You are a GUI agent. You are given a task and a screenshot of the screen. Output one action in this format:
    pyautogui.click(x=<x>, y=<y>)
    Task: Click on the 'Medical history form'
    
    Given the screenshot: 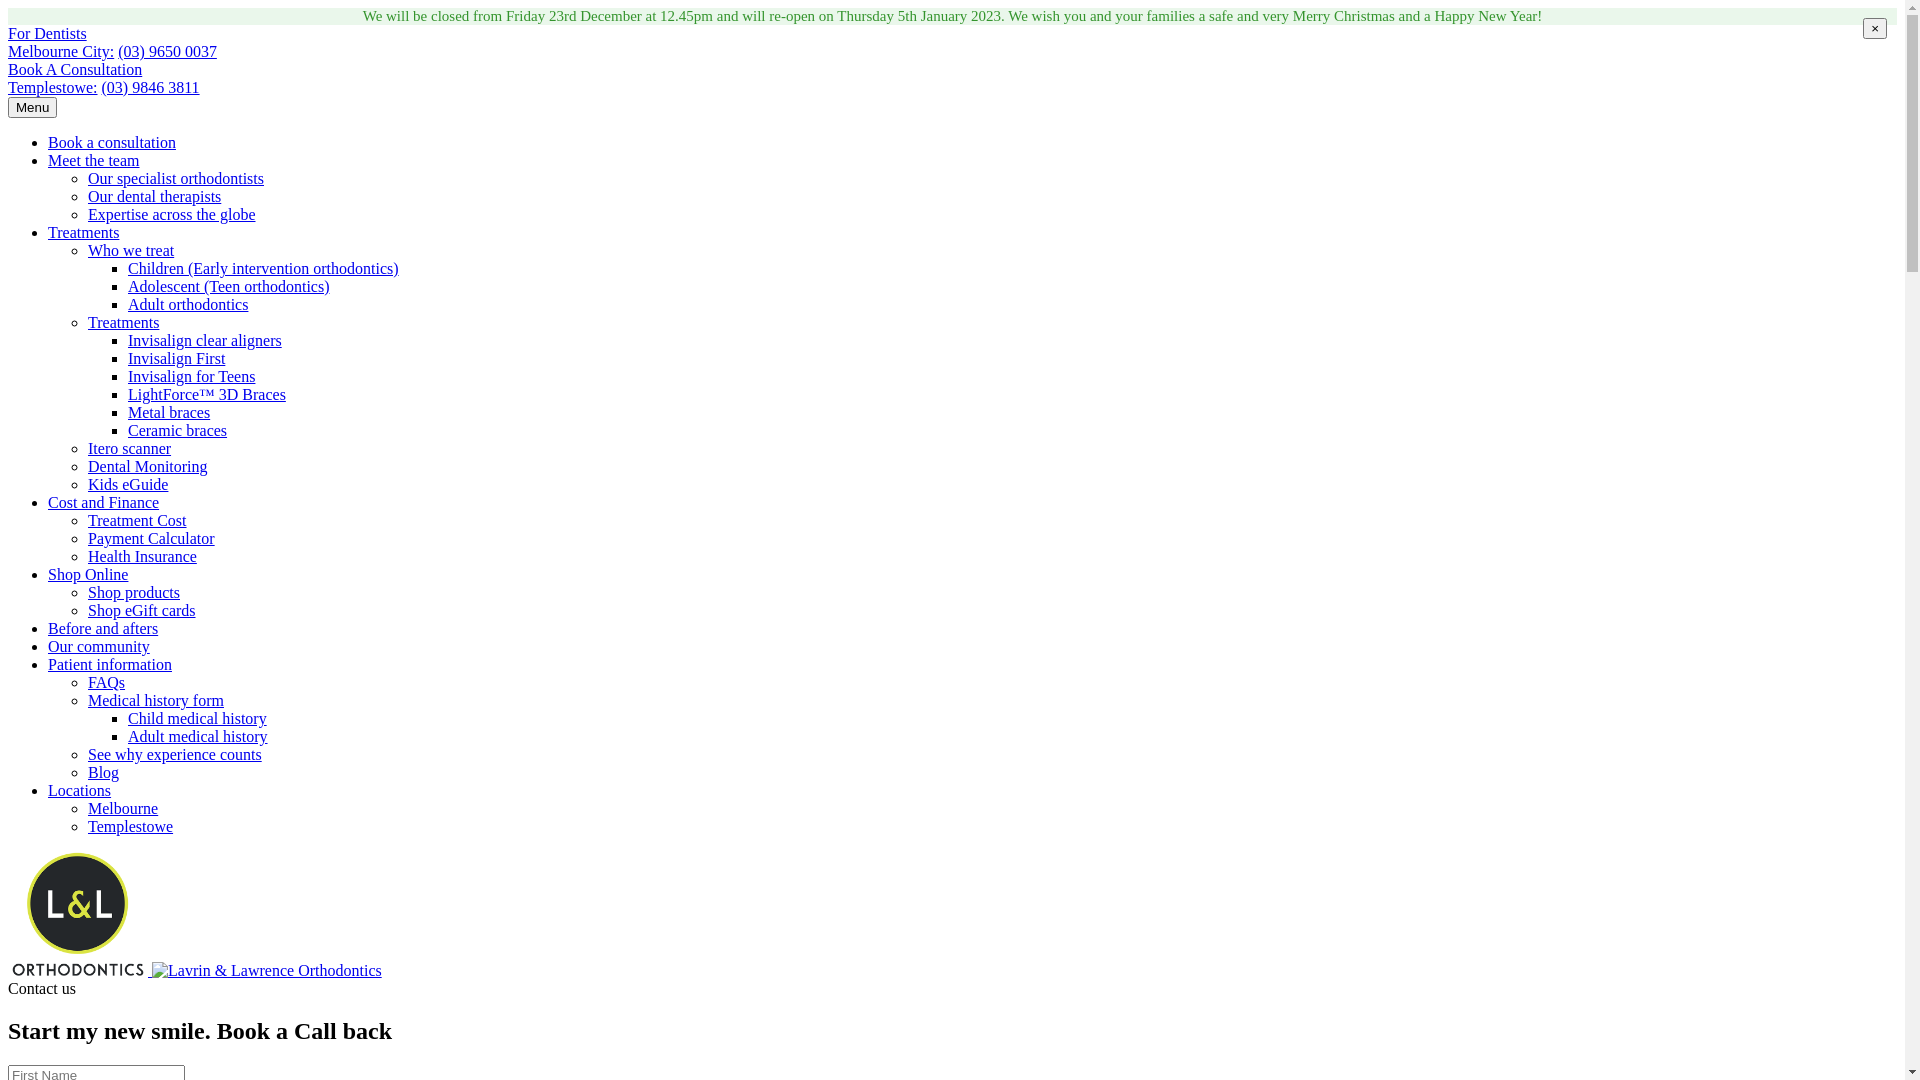 What is the action you would take?
    pyautogui.click(x=86, y=699)
    